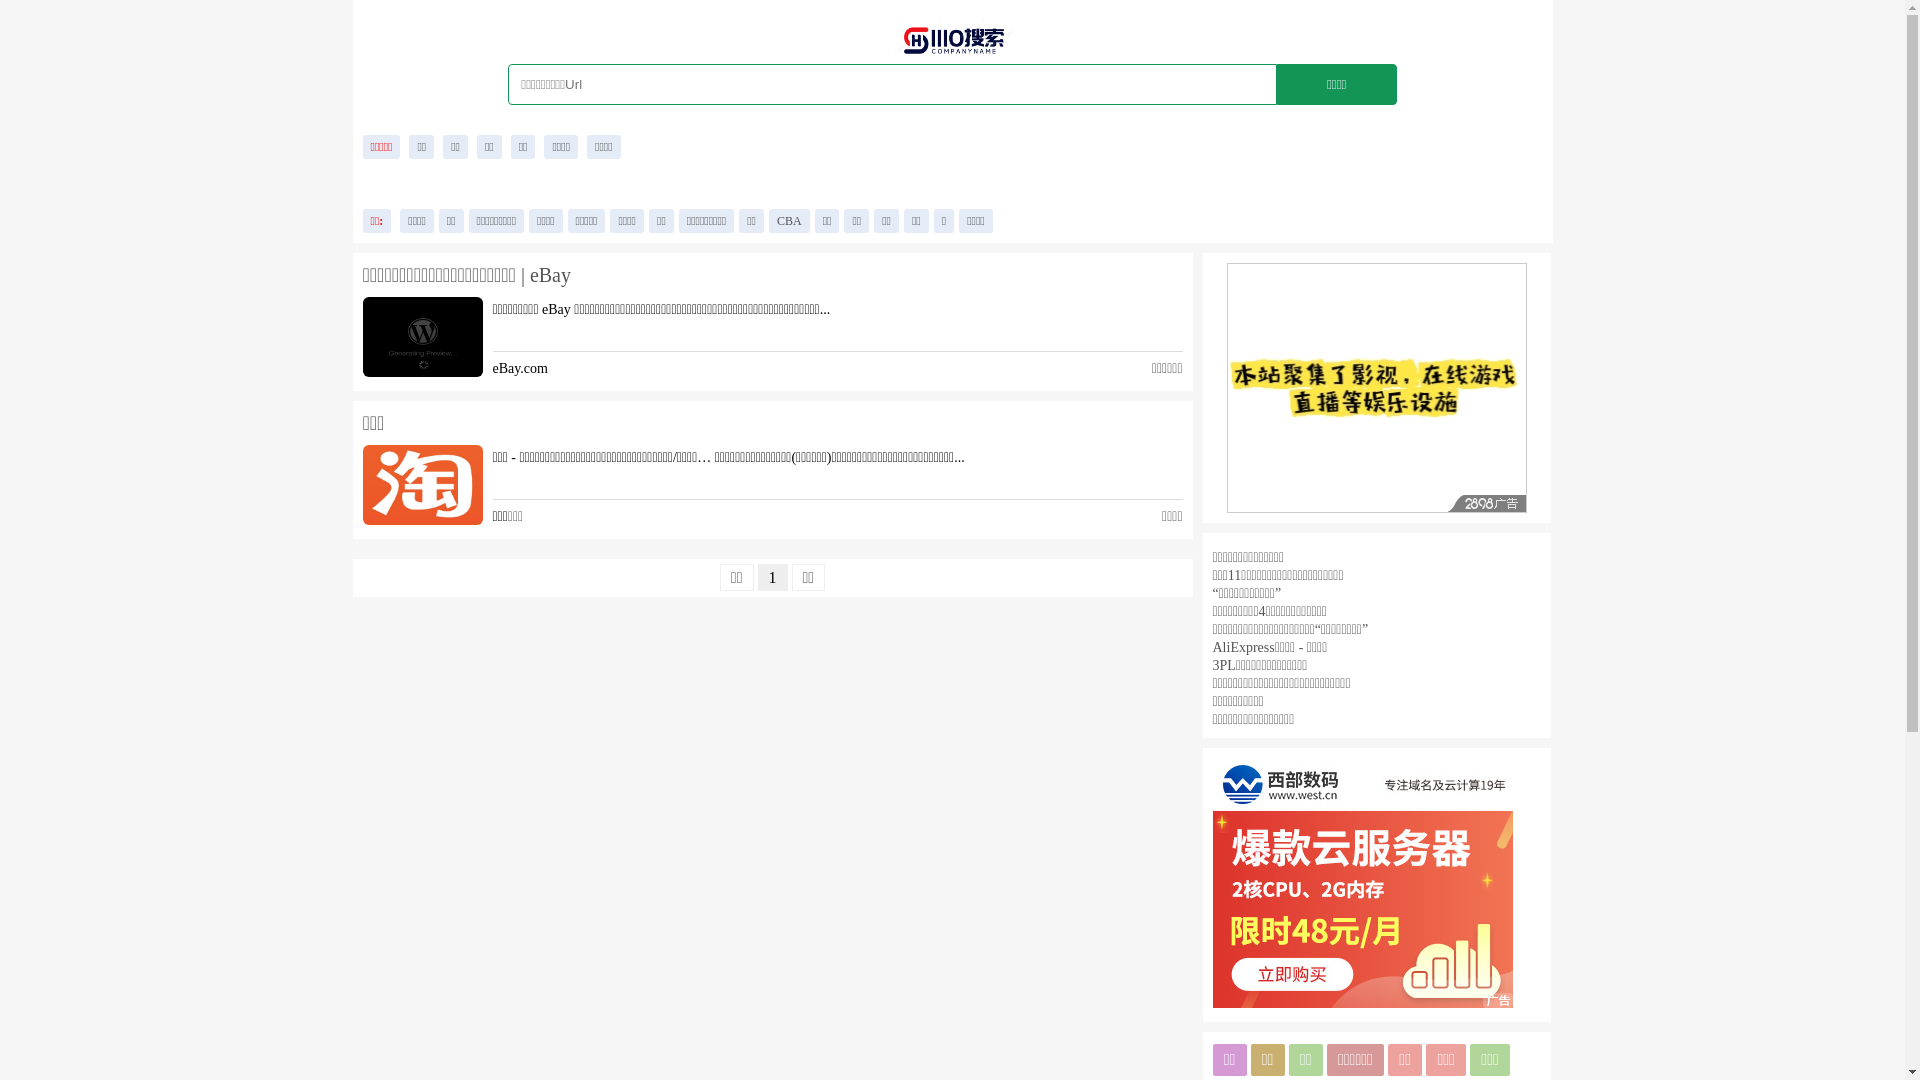  What do you see at coordinates (788, 220) in the screenshot?
I see `'CBA'` at bounding box center [788, 220].